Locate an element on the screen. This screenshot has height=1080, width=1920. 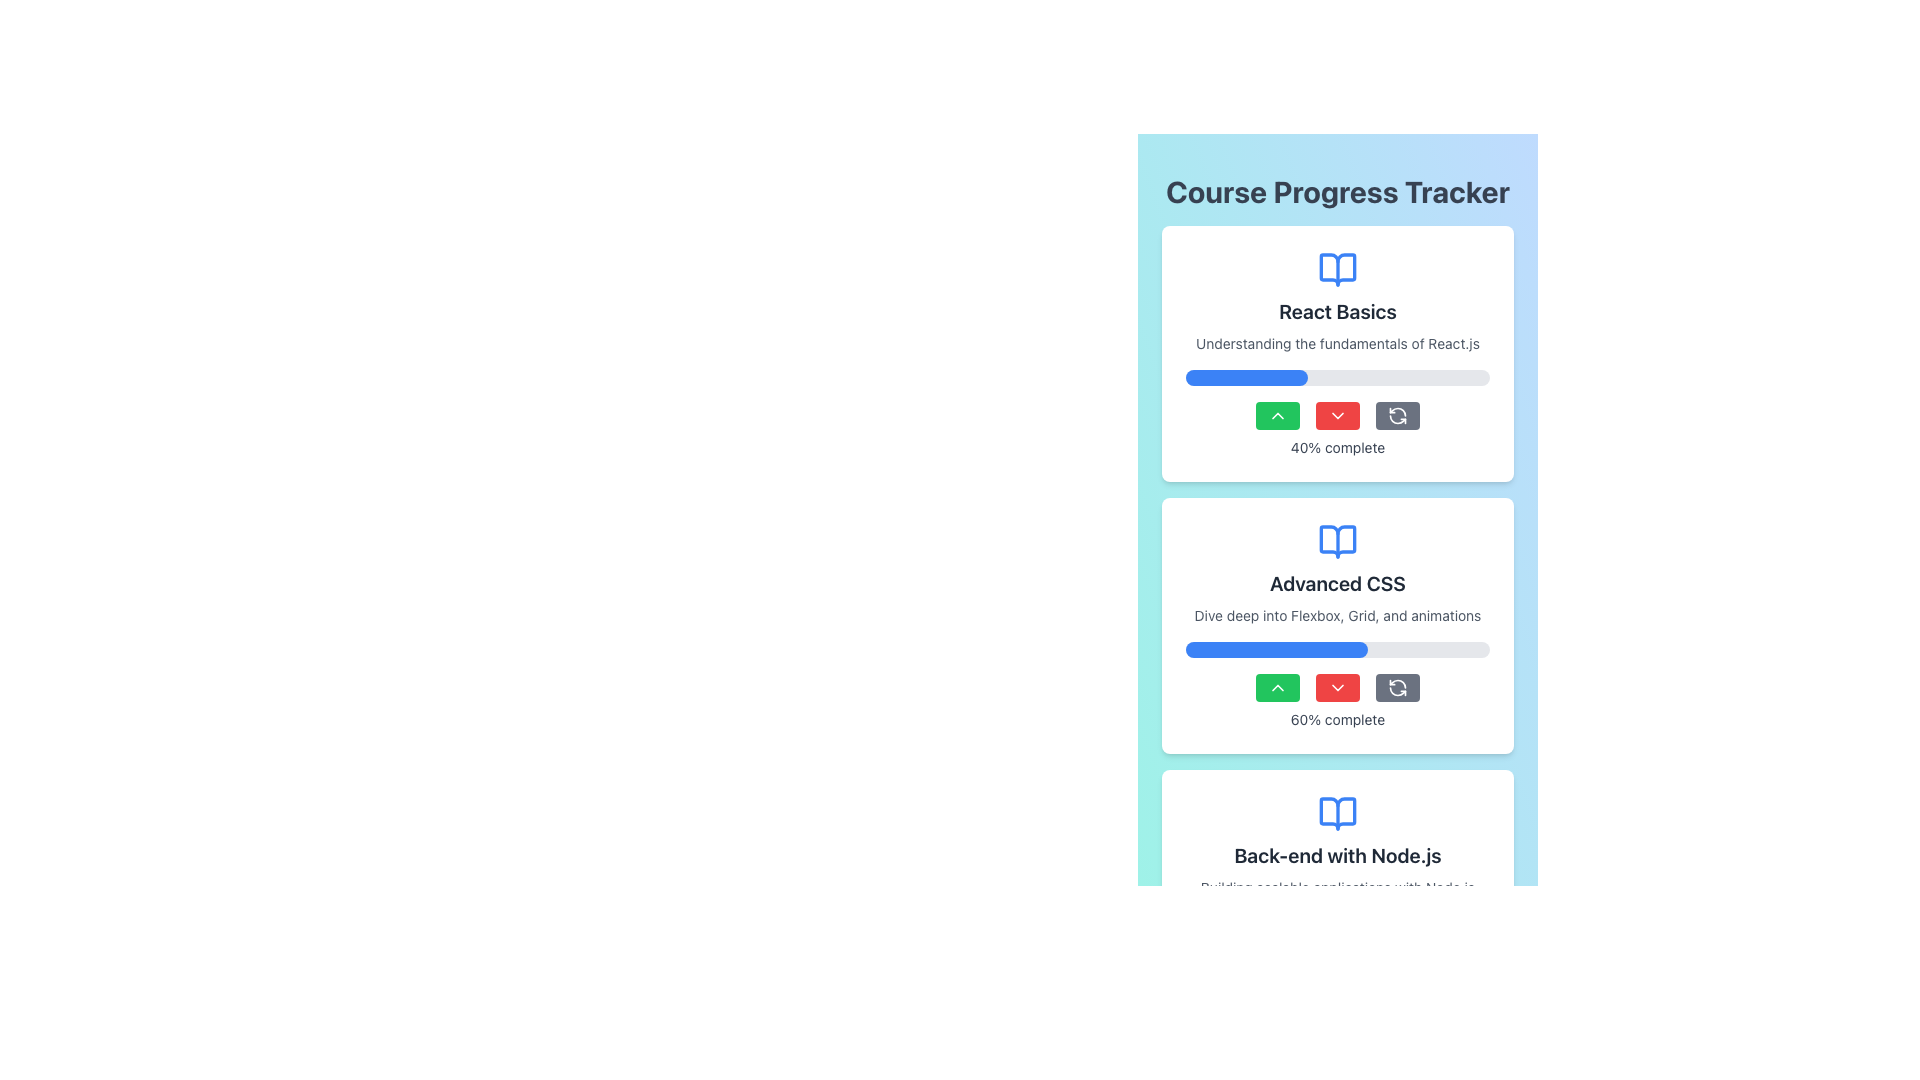
the main title text label of the uppermost card in the vertical list is located at coordinates (1338, 312).